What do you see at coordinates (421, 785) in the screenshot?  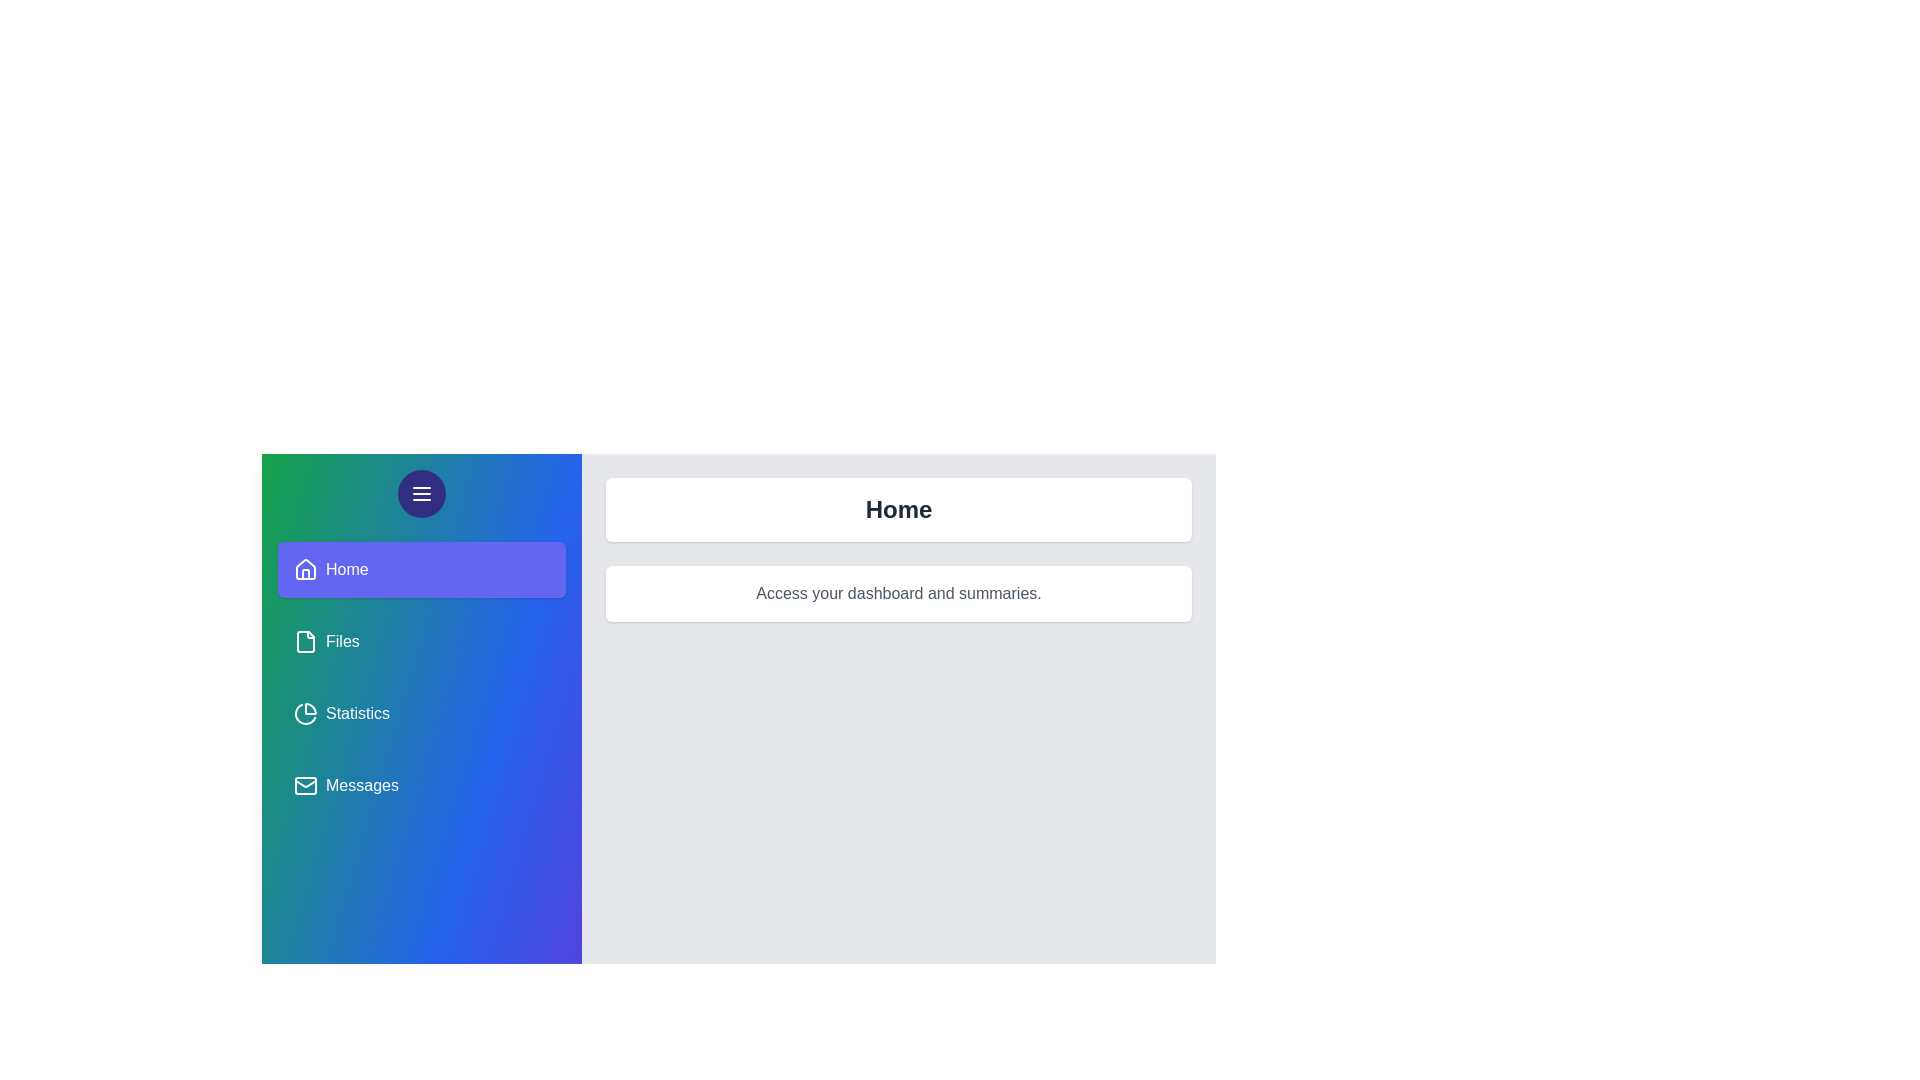 I see `the panel named Messages from the sidebar` at bounding box center [421, 785].